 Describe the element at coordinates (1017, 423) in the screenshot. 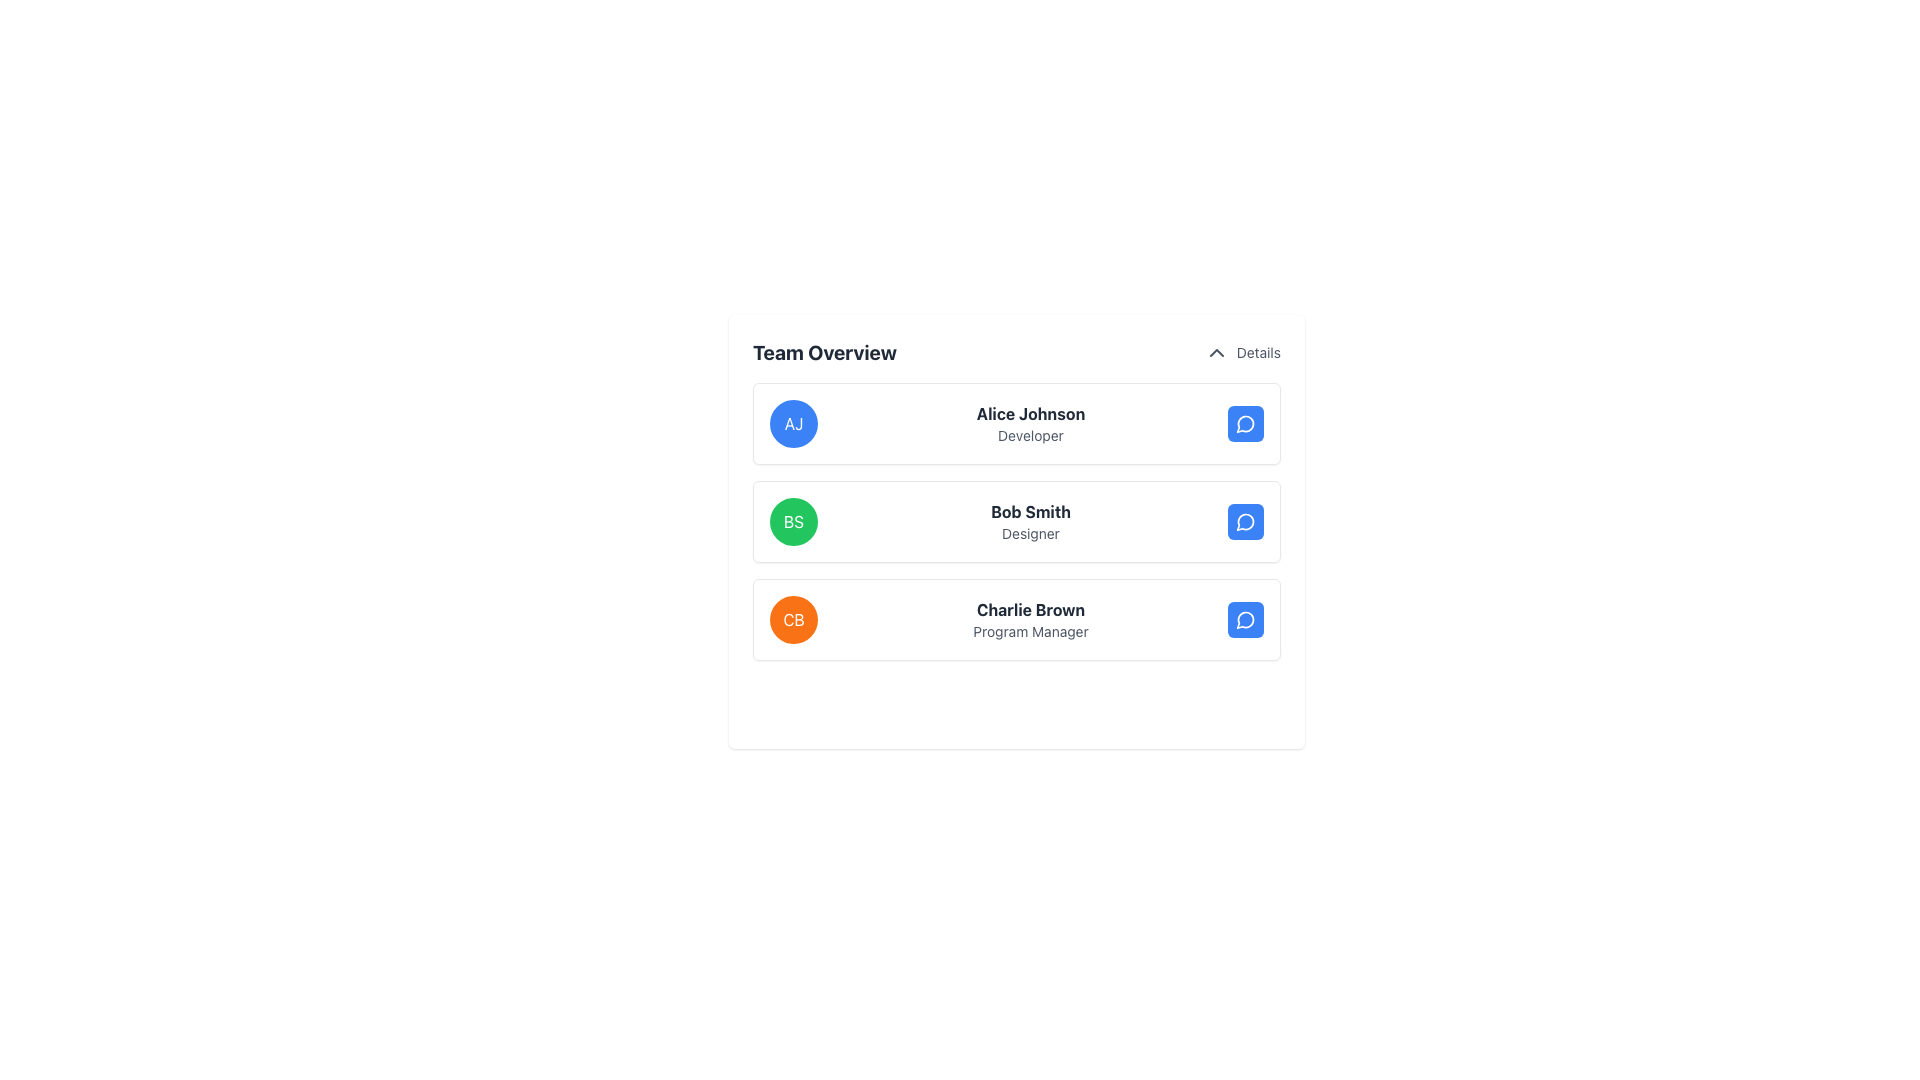

I see `the first contact card in the 'Team Overview' section` at that location.